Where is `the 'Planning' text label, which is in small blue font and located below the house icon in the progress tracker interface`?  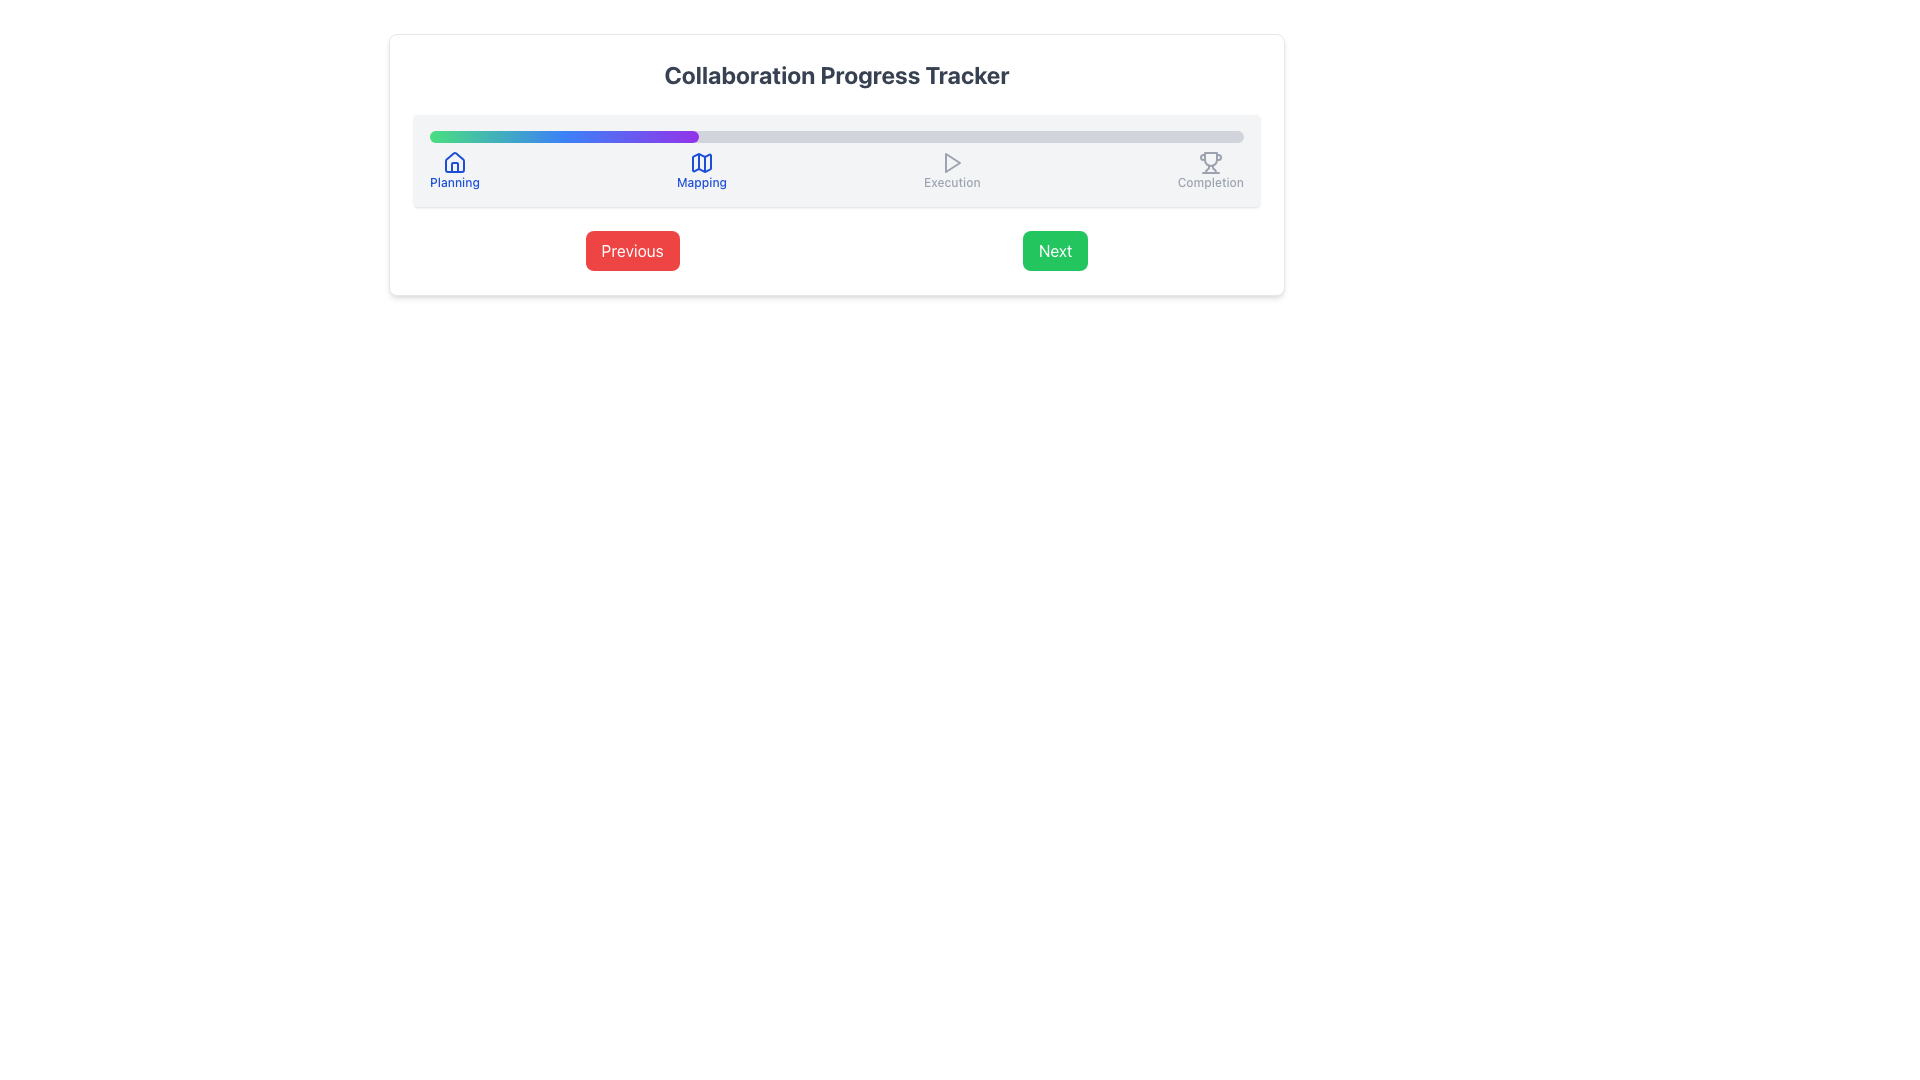
the 'Planning' text label, which is in small blue font and located below the house icon in the progress tracker interface is located at coordinates (453, 182).